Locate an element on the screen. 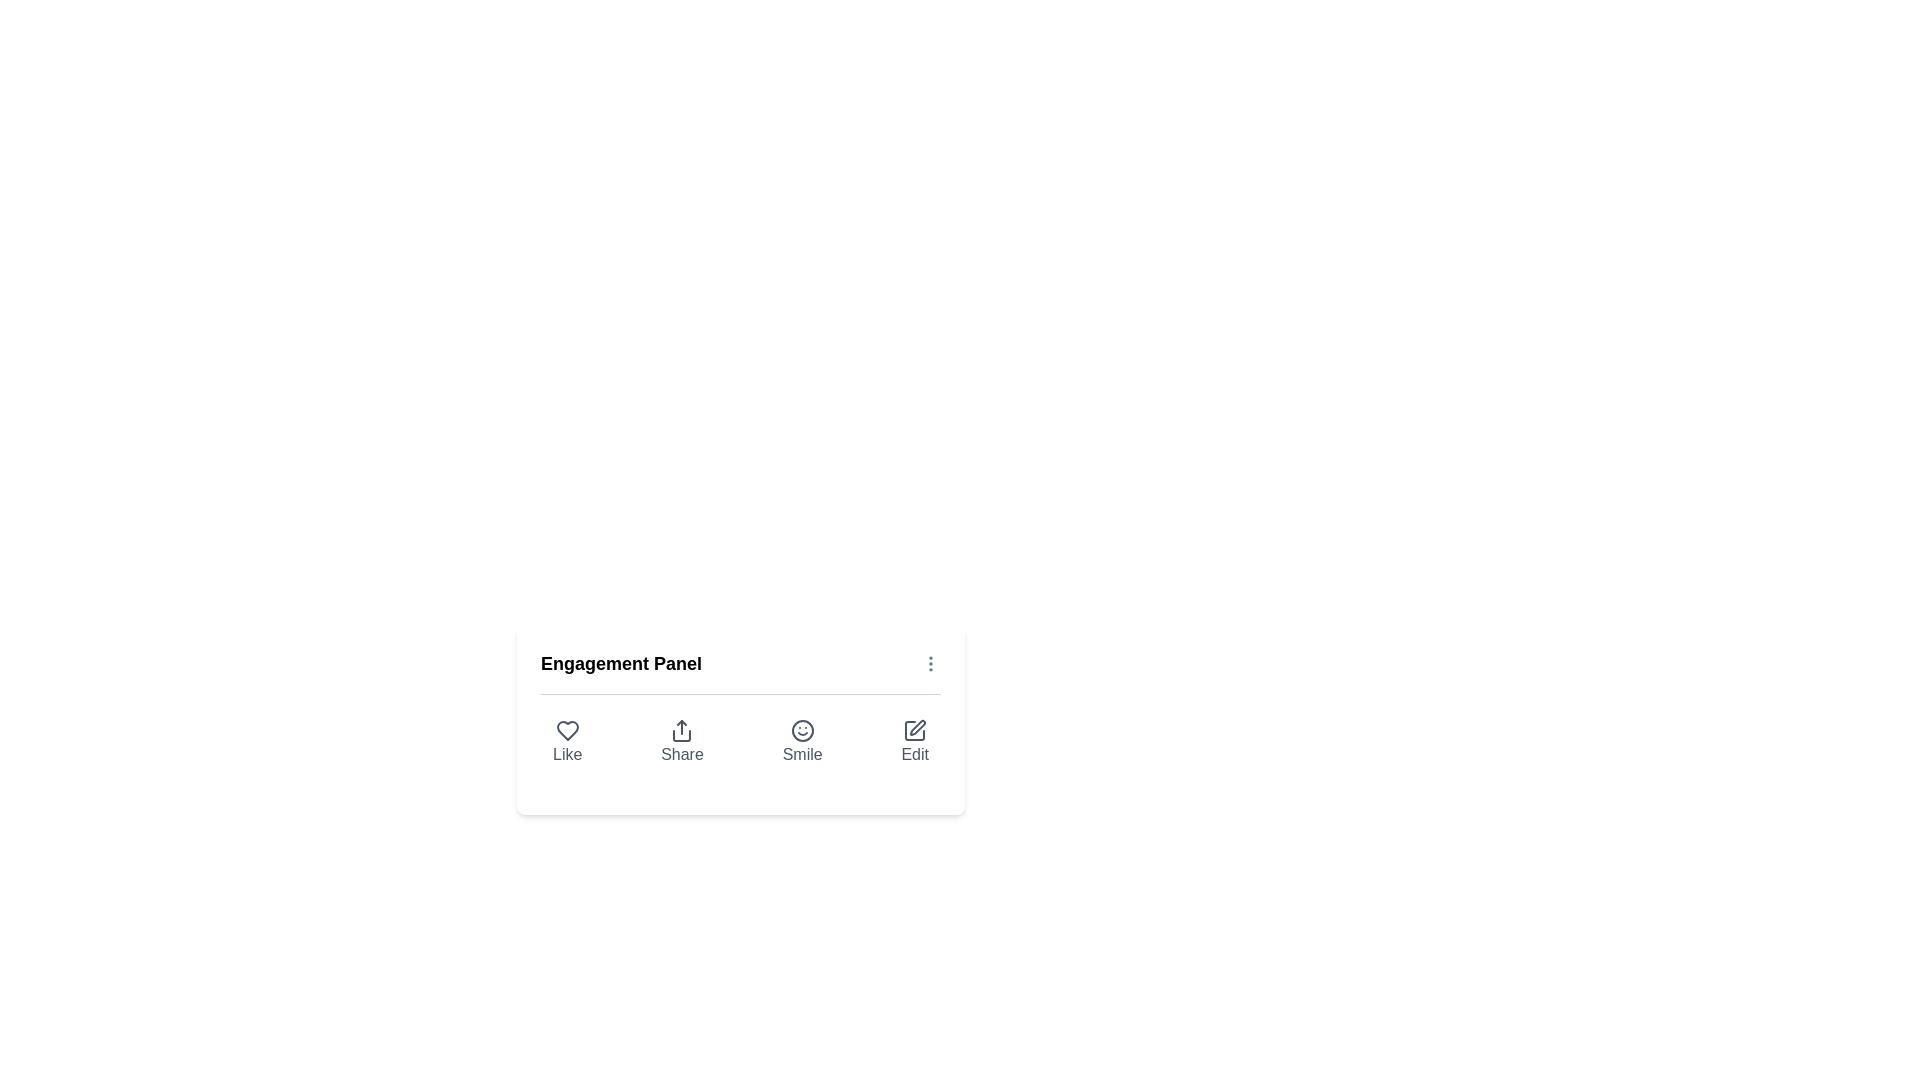 The height and width of the screenshot is (1080, 1920). the smiley face button labeled 'Smile' to change its color from gray to blue is located at coordinates (802, 743).